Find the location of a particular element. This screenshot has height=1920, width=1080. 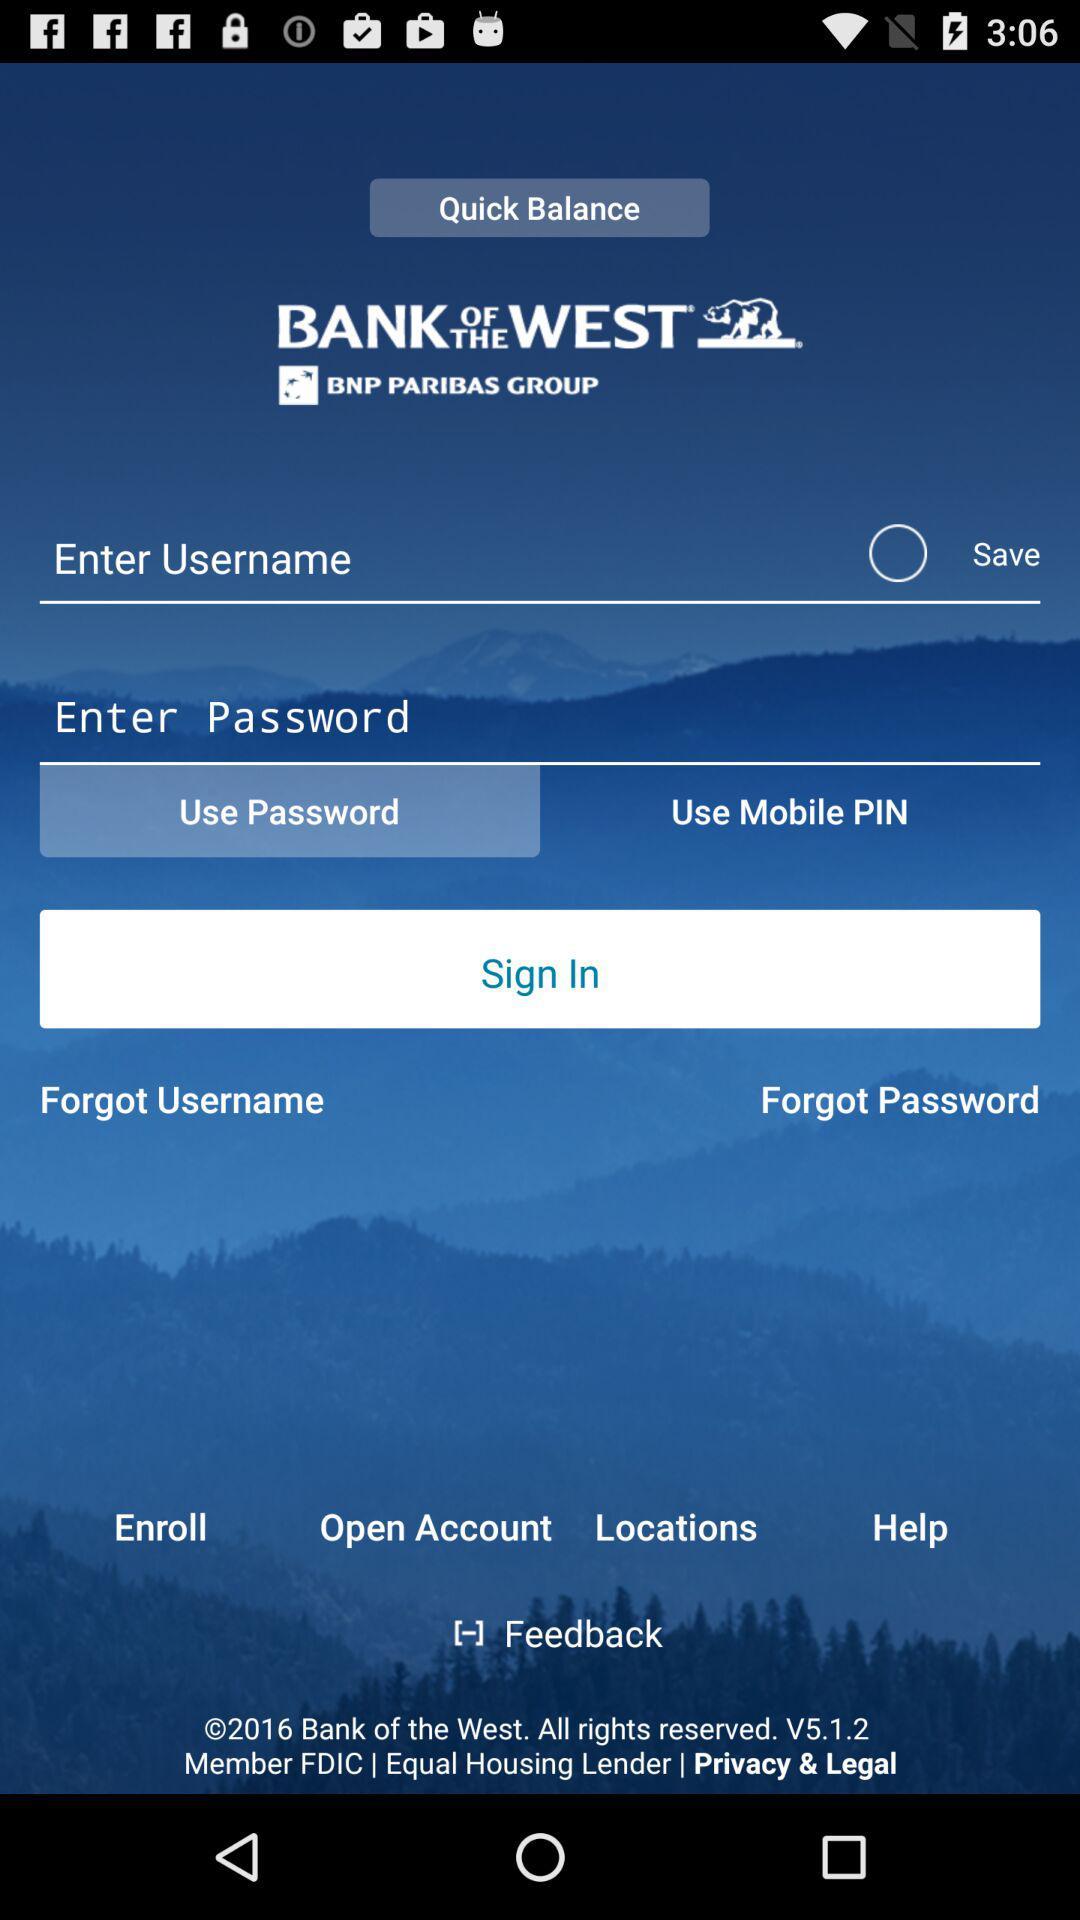

sign in icon is located at coordinates (540, 972).